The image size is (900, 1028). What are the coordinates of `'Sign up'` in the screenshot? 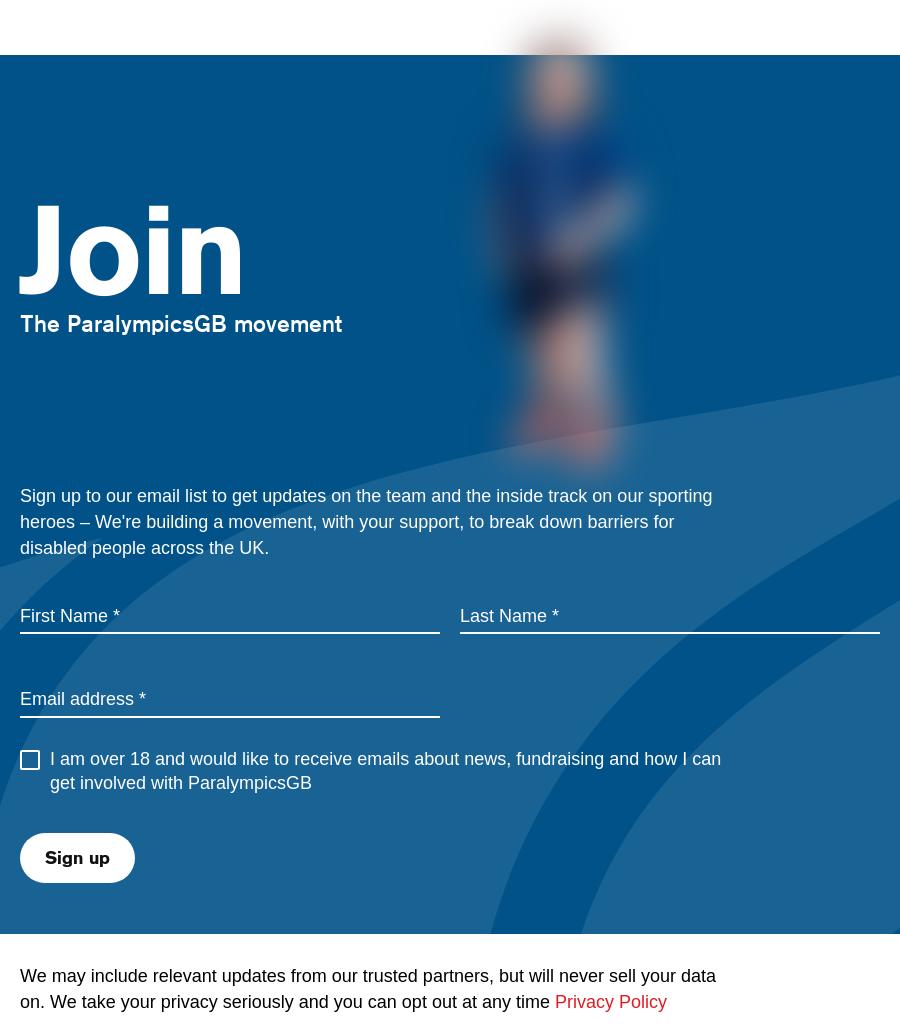 It's located at (75, 855).